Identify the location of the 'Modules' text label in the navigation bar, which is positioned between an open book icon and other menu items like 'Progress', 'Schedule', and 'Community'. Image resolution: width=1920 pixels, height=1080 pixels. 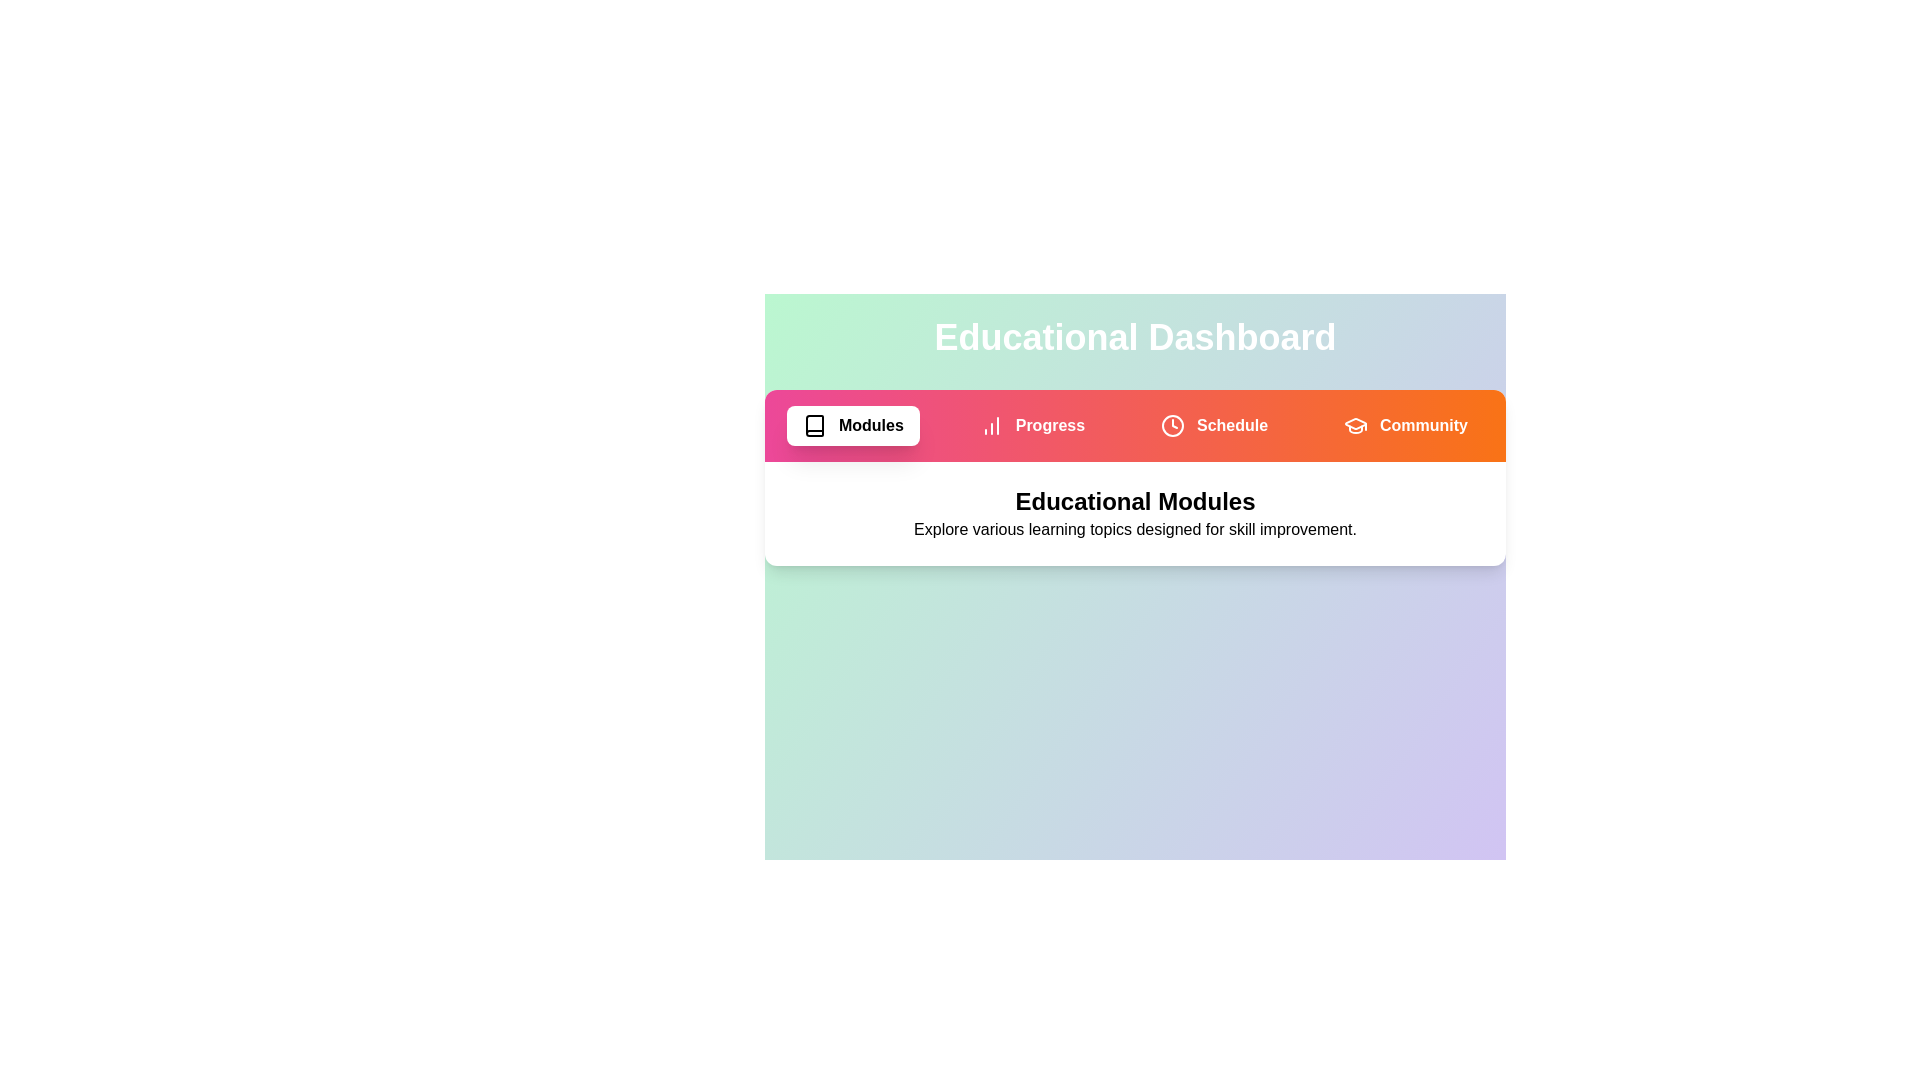
(871, 424).